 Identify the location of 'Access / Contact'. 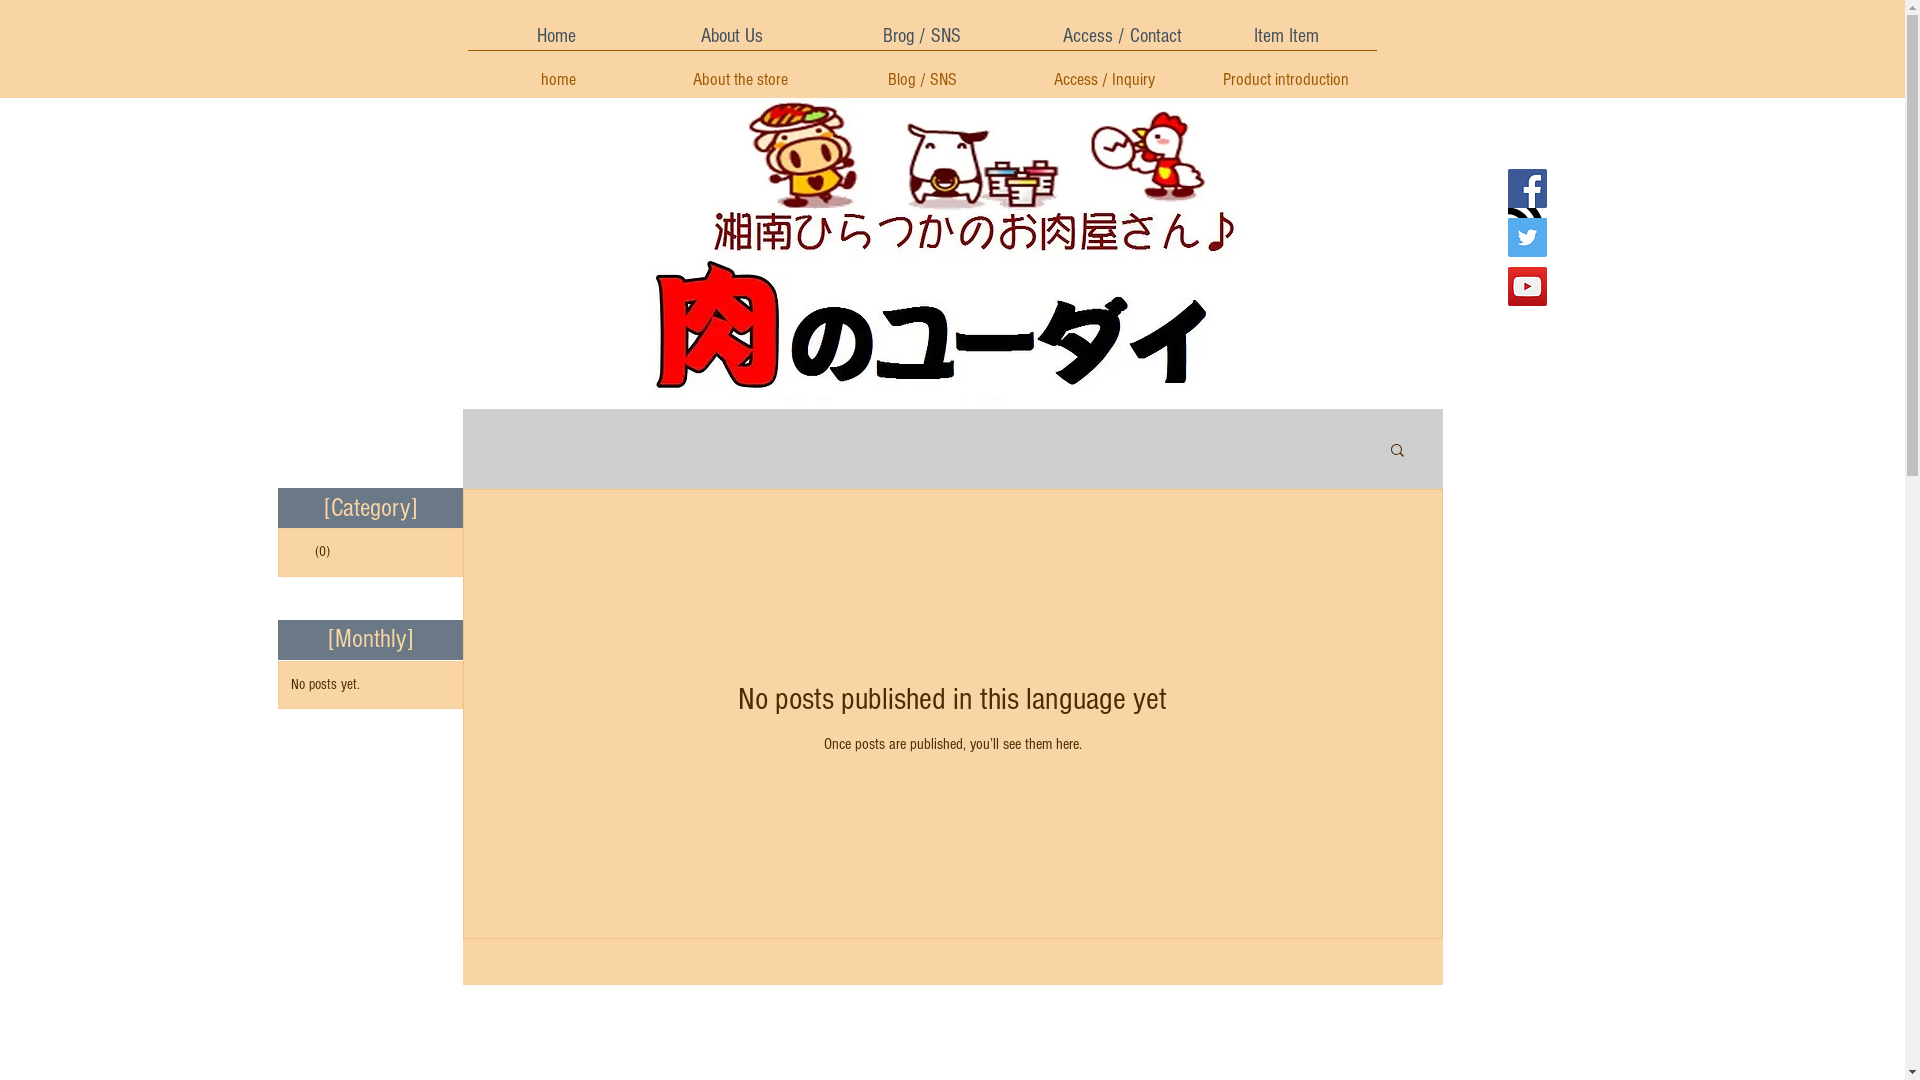
(1046, 35).